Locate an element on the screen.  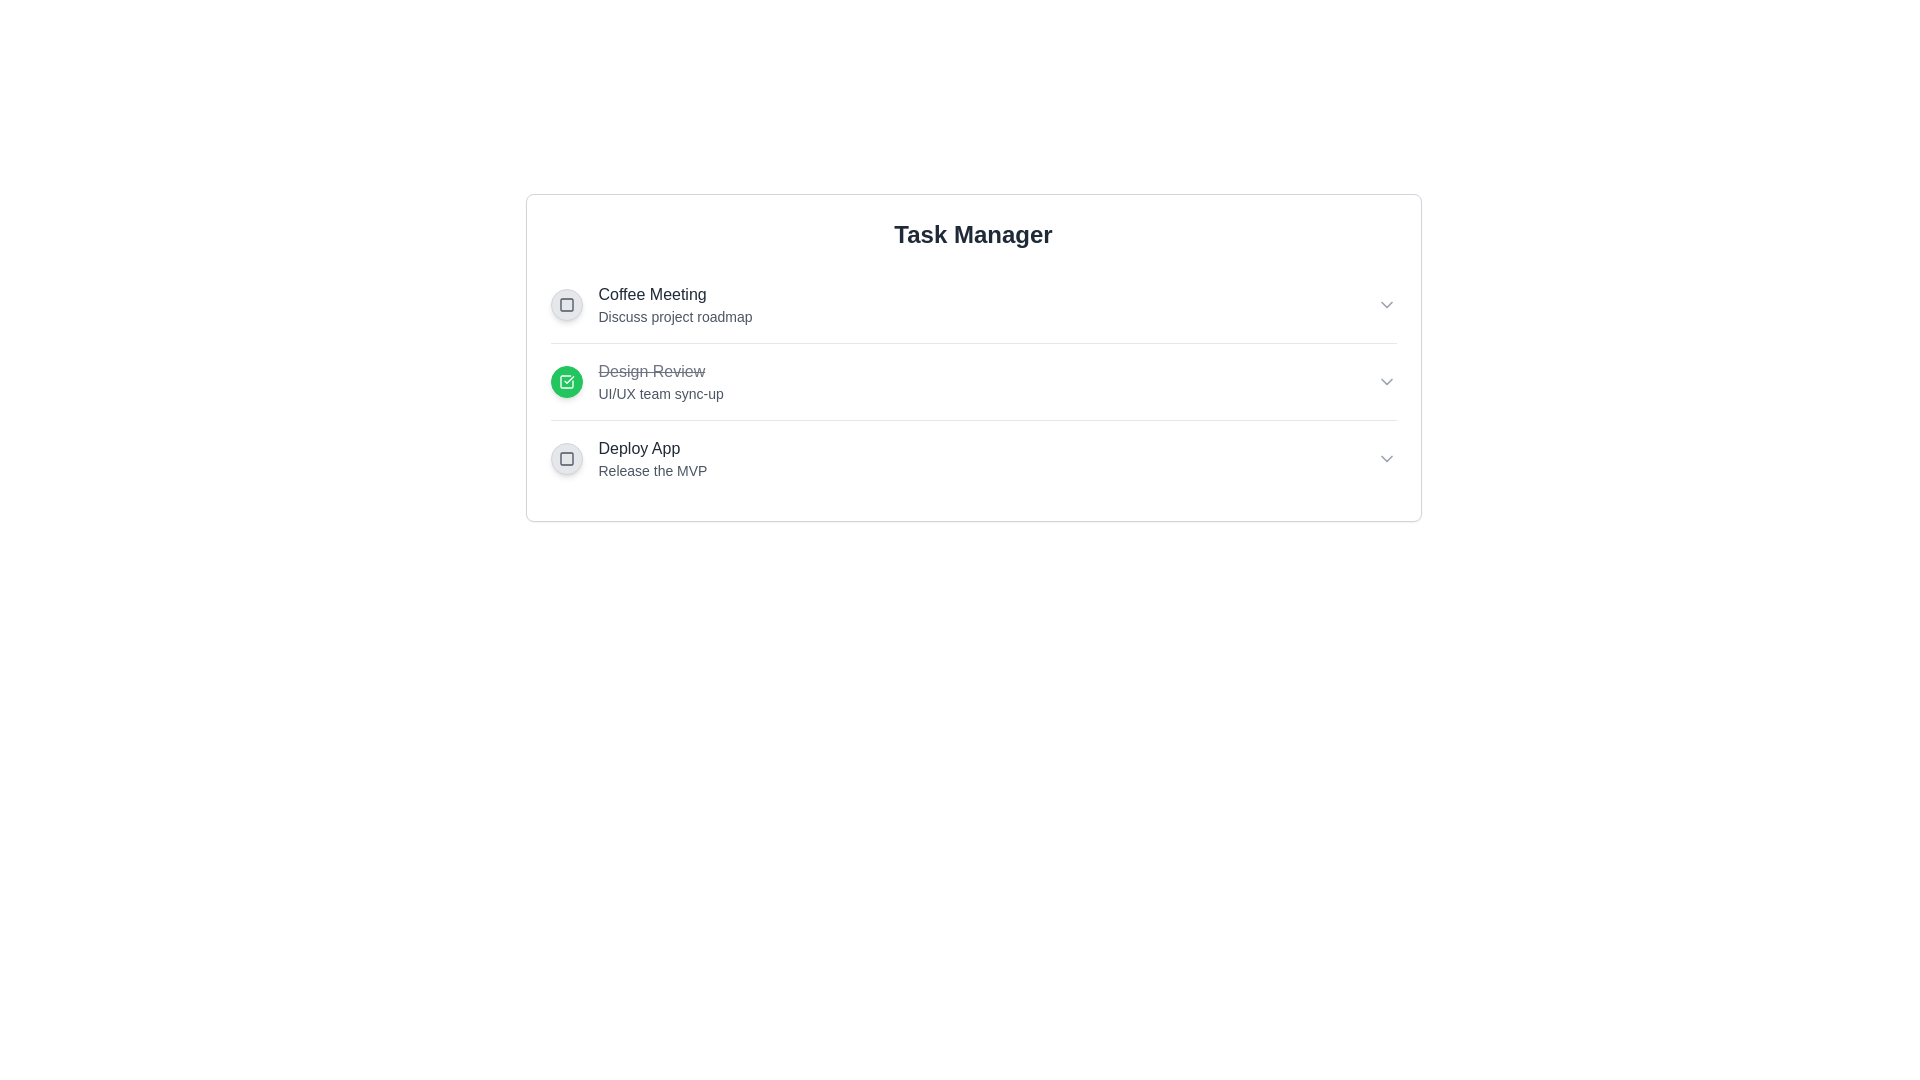
the chevron icon to expand the details of the task specified by Design Review is located at coordinates (1385, 381).